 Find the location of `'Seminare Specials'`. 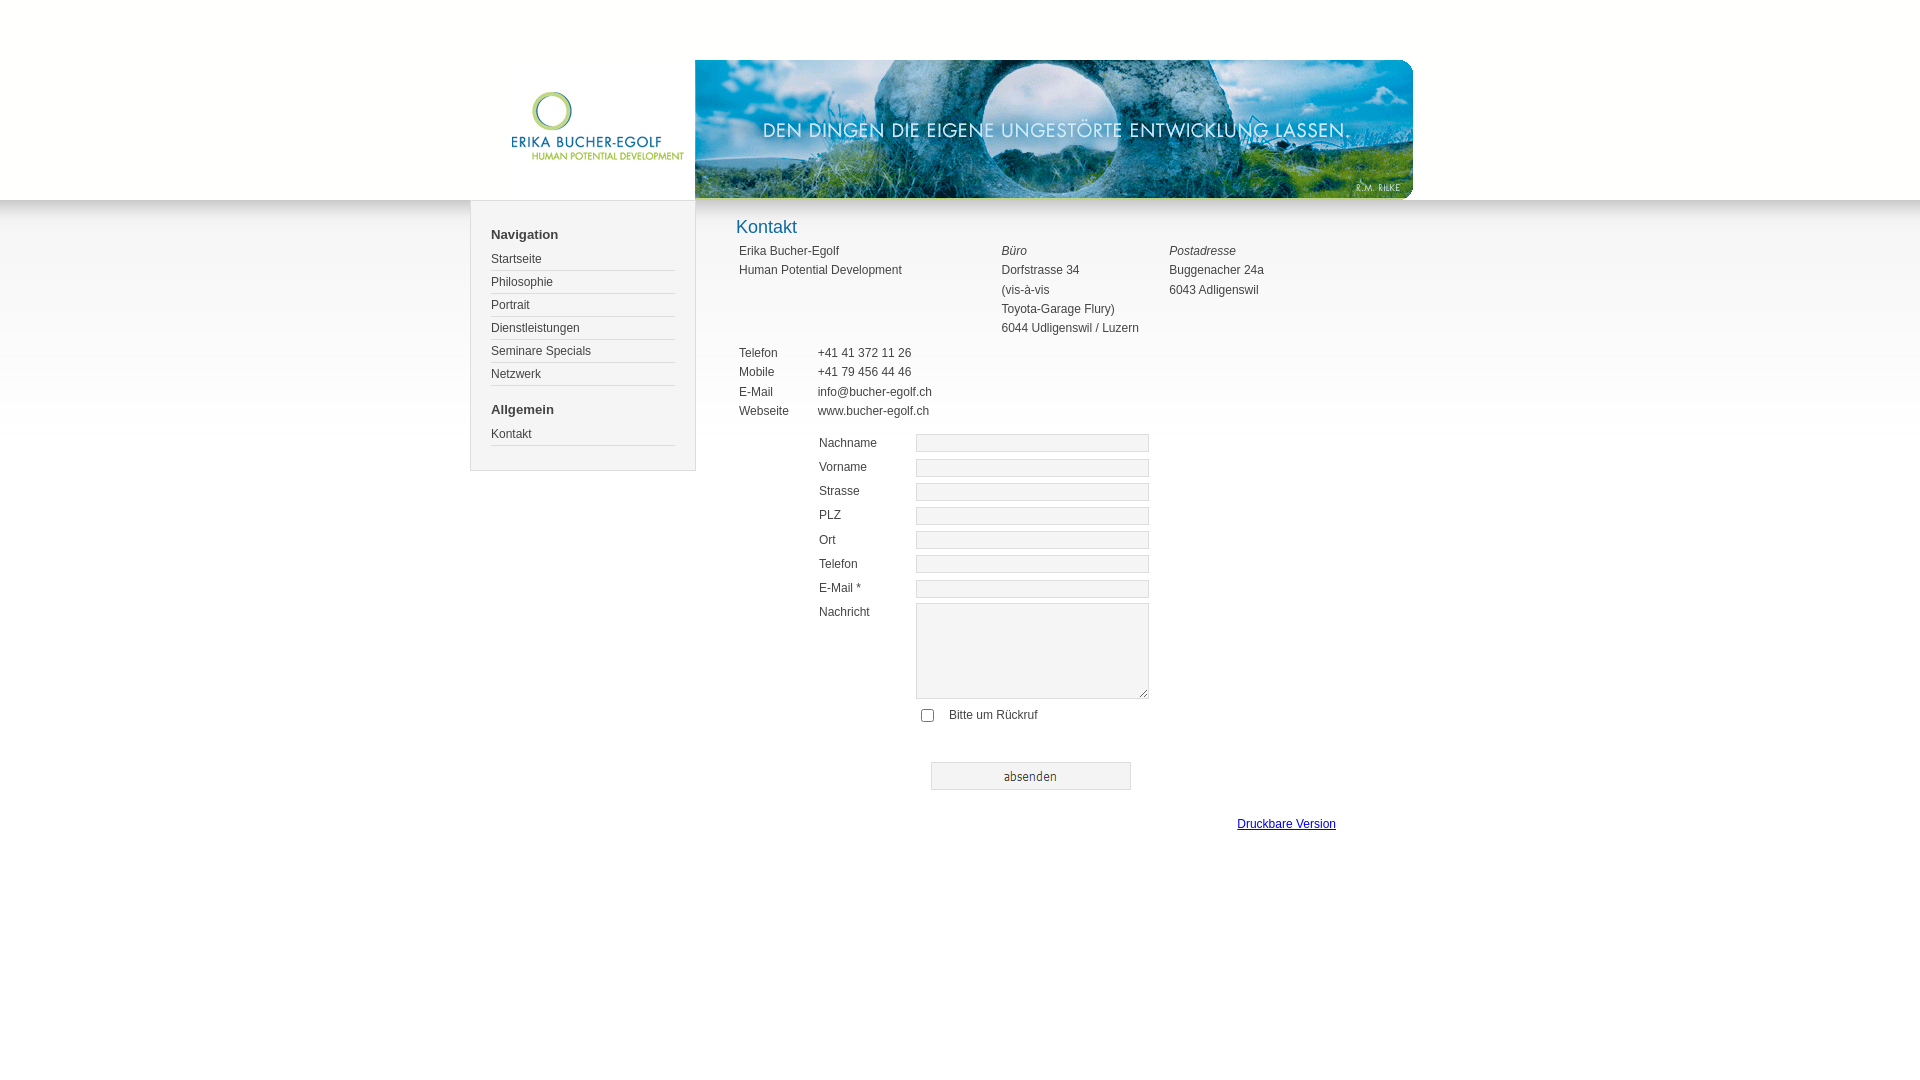

'Seminare Specials' is located at coordinates (581, 350).